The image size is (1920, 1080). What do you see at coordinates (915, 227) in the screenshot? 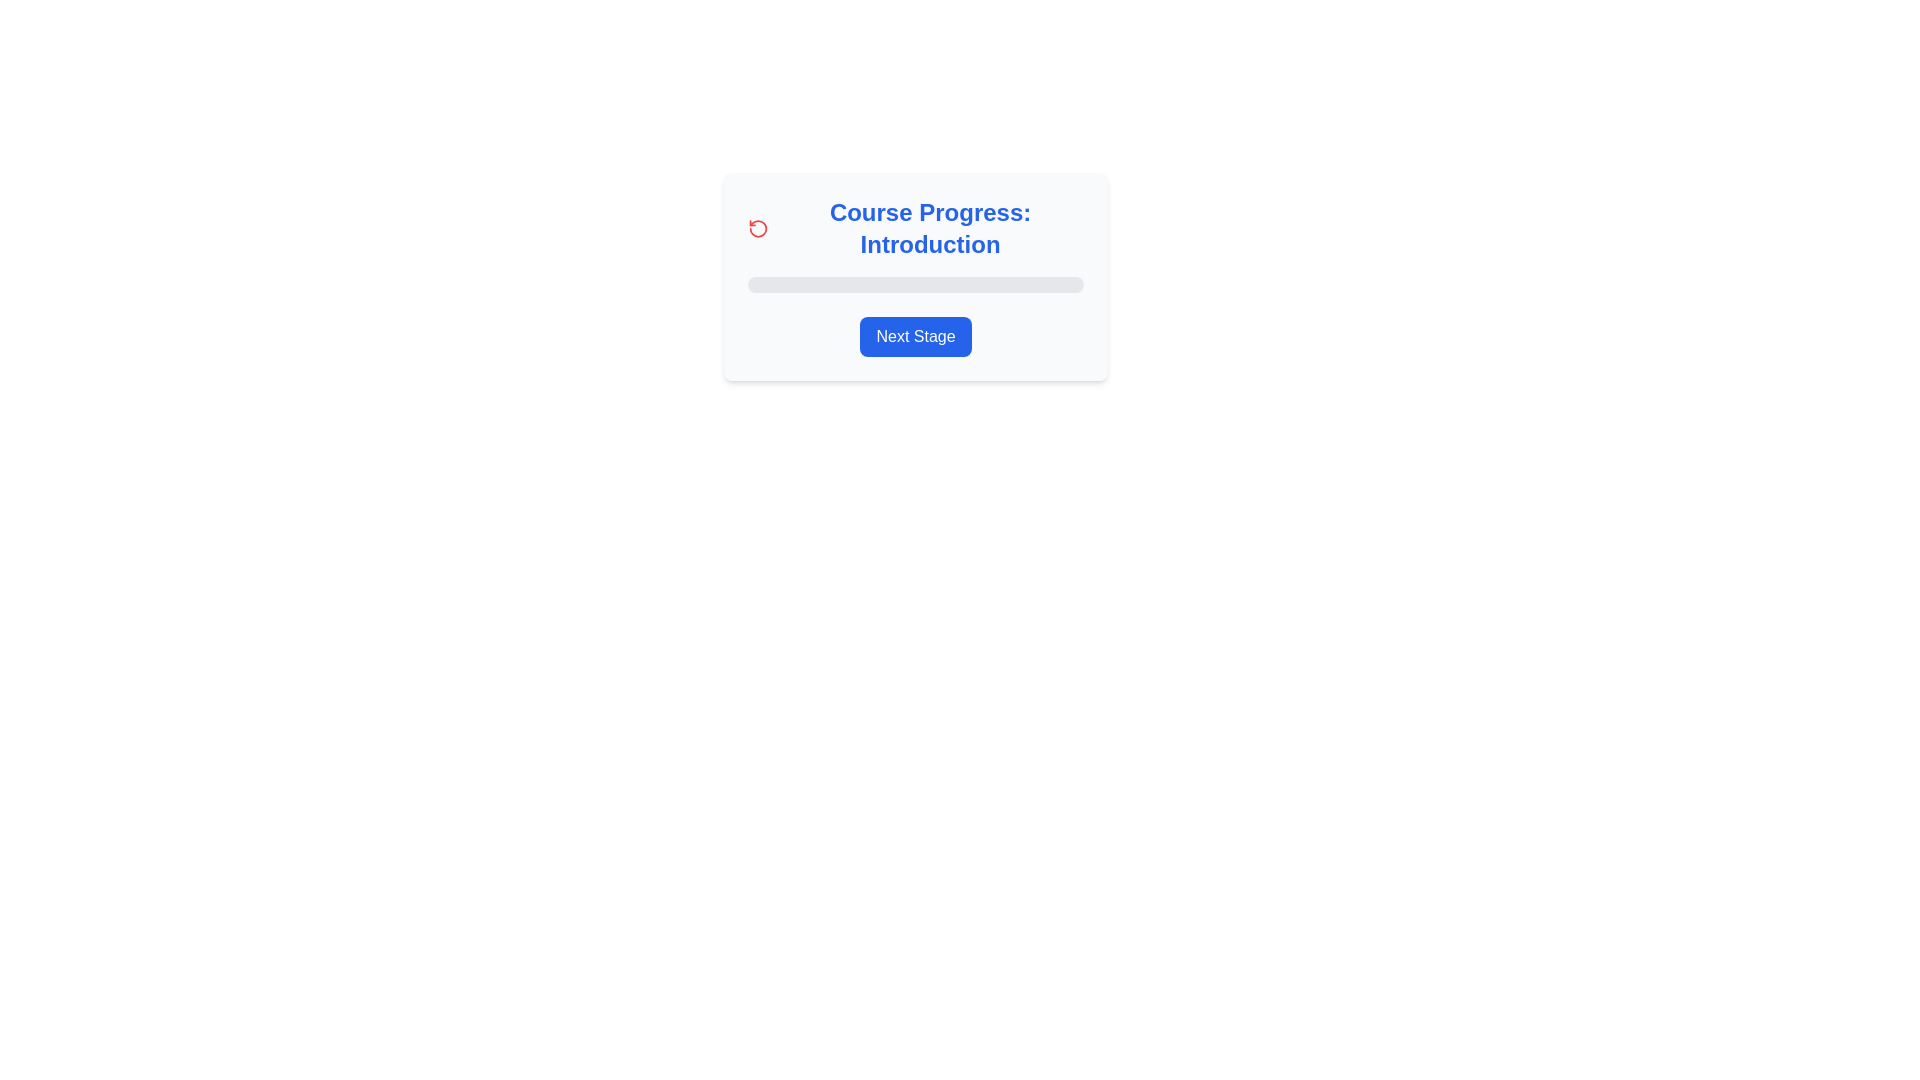
I see `the main title Text element that describes the current stage in the course-related interface, located at the center of the card above the progress bar and 'Next Stage' button` at bounding box center [915, 227].